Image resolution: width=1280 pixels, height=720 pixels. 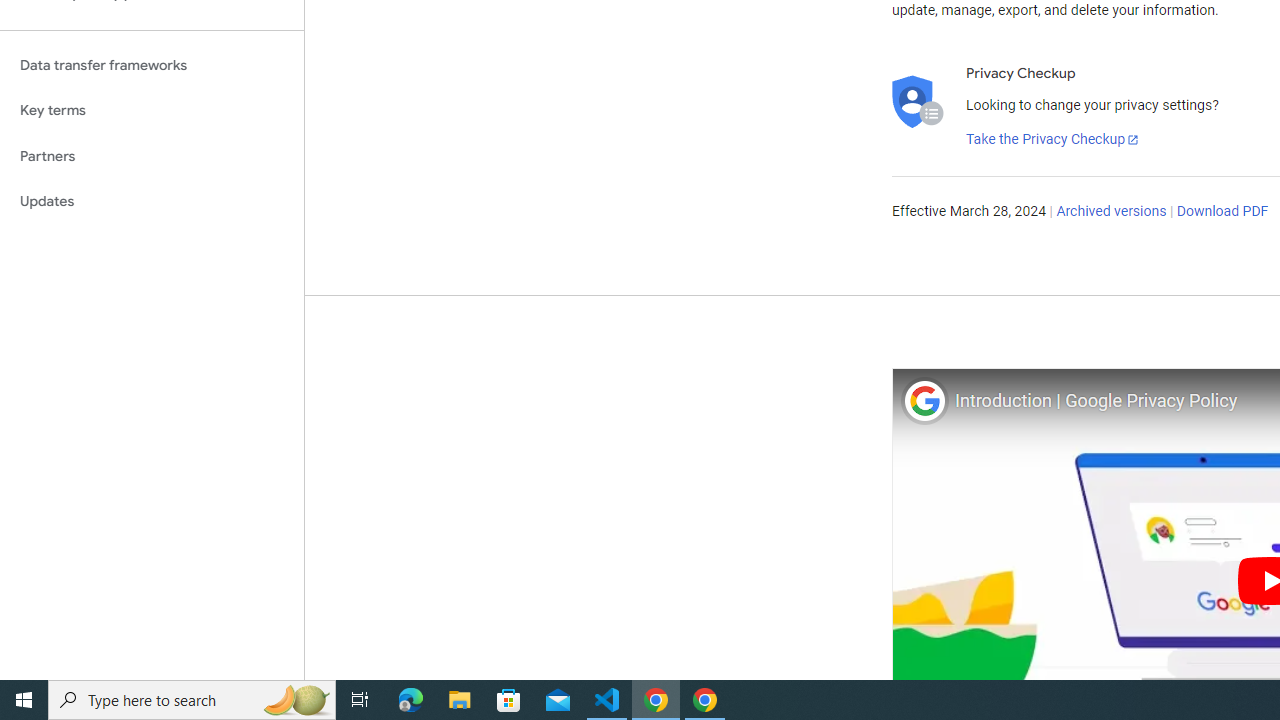 I want to click on 'Data transfer frameworks', so click(x=151, y=64).